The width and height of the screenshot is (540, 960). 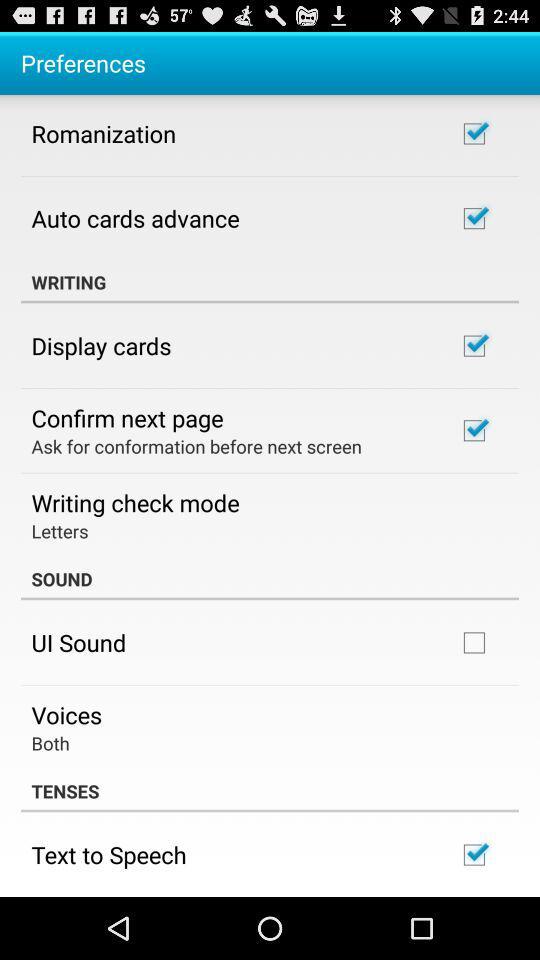 I want to click on the item above the sound, so click(x=59, y=529).